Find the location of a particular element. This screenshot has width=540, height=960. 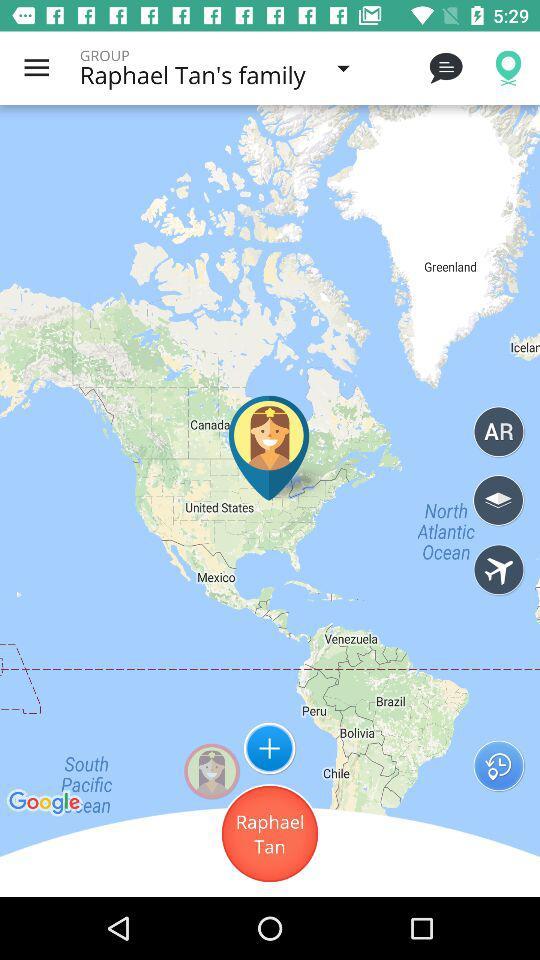

the blue colored dot with  inside it shown at the bottom of the page is located at coordinates (270, 747).